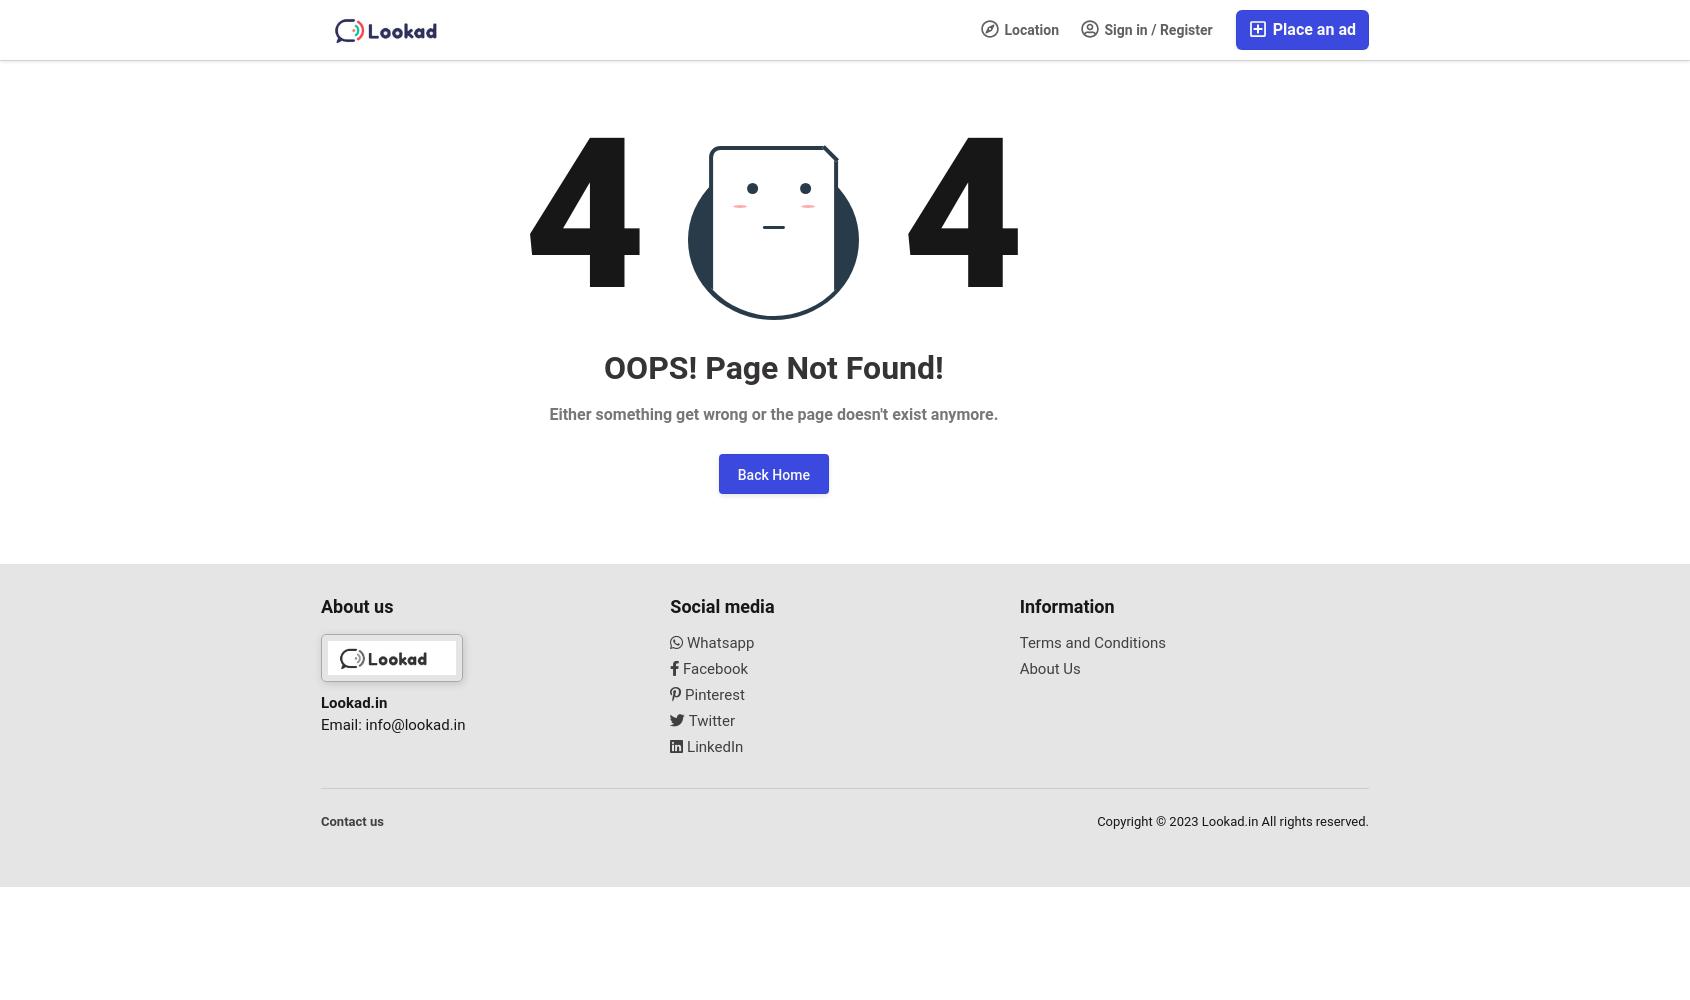  I want to click on 'Lookad.in', so click(353, 701).